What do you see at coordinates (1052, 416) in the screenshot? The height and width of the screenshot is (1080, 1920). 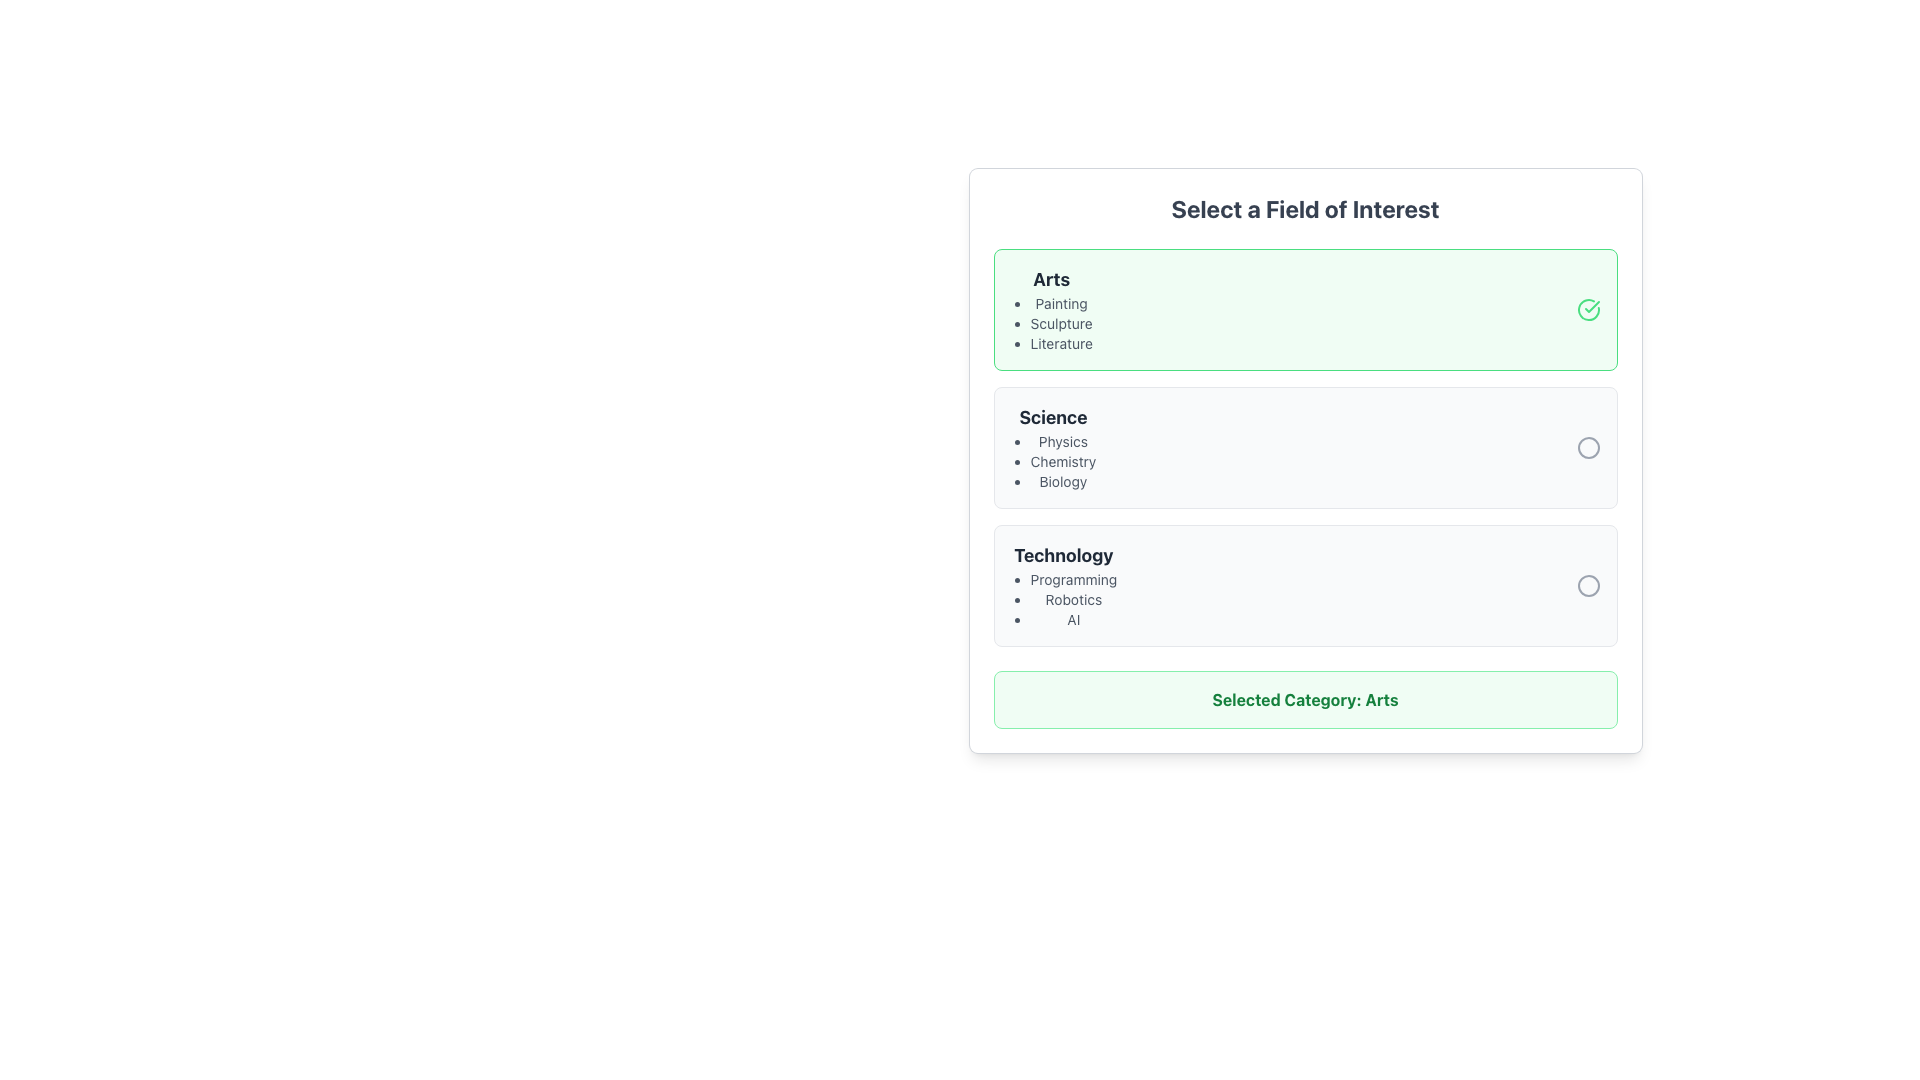 I see `the heading or label text that categorizes the items under 'Science' in the field of interest selection interface` at bounding box center [1052, 416].